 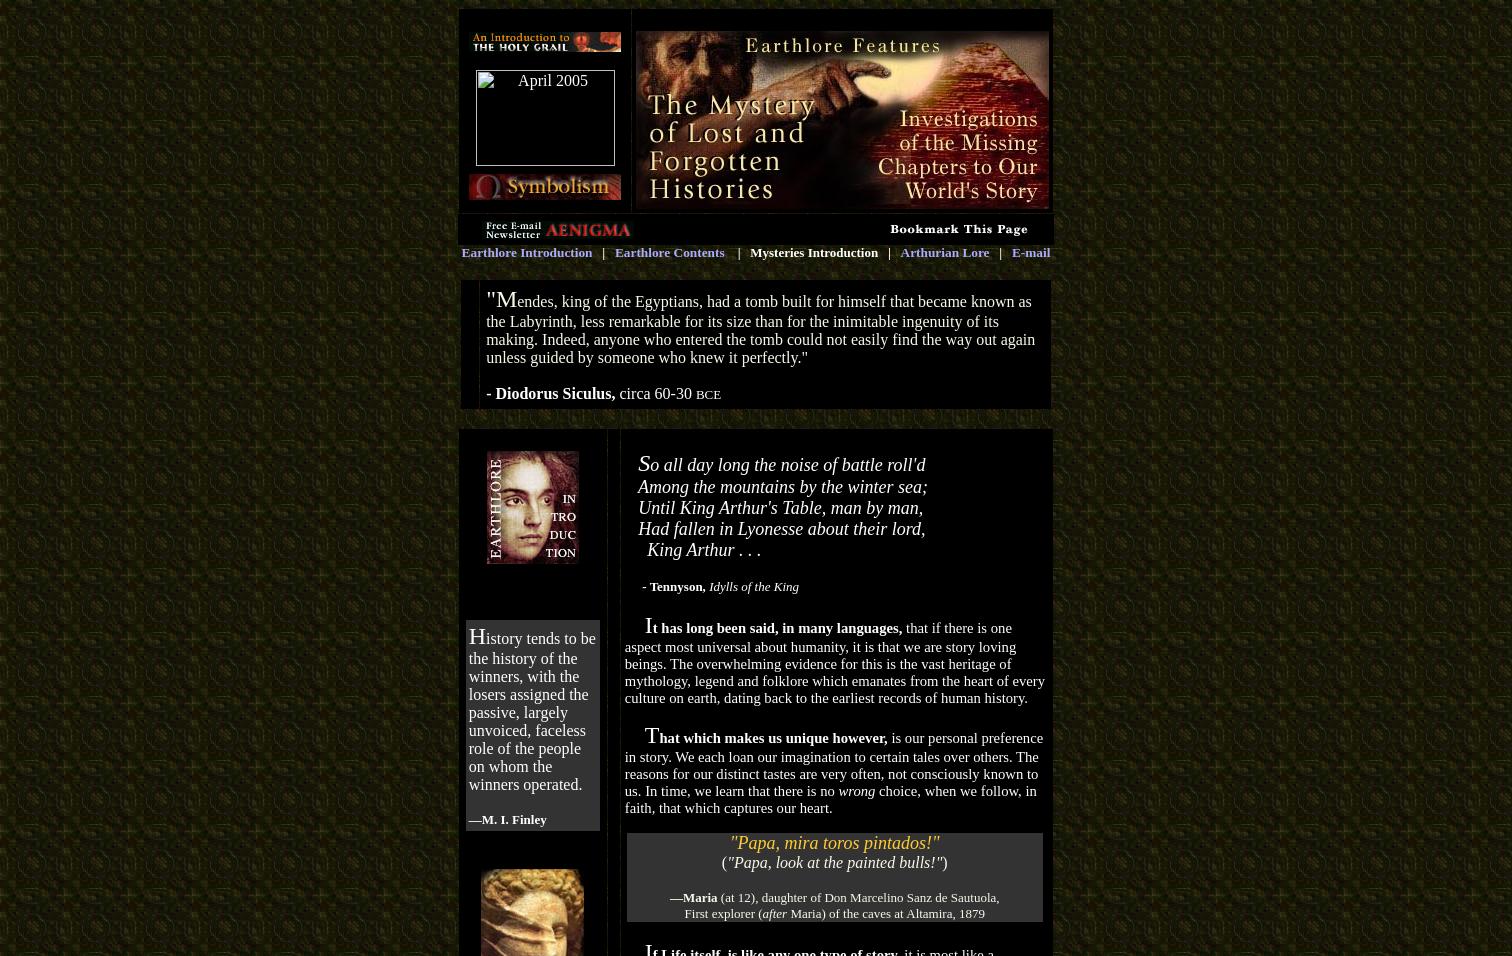 What do you see at coordinates (477, 636) in the screenshot?
I see `'H'` at bounding box center [477, 636].